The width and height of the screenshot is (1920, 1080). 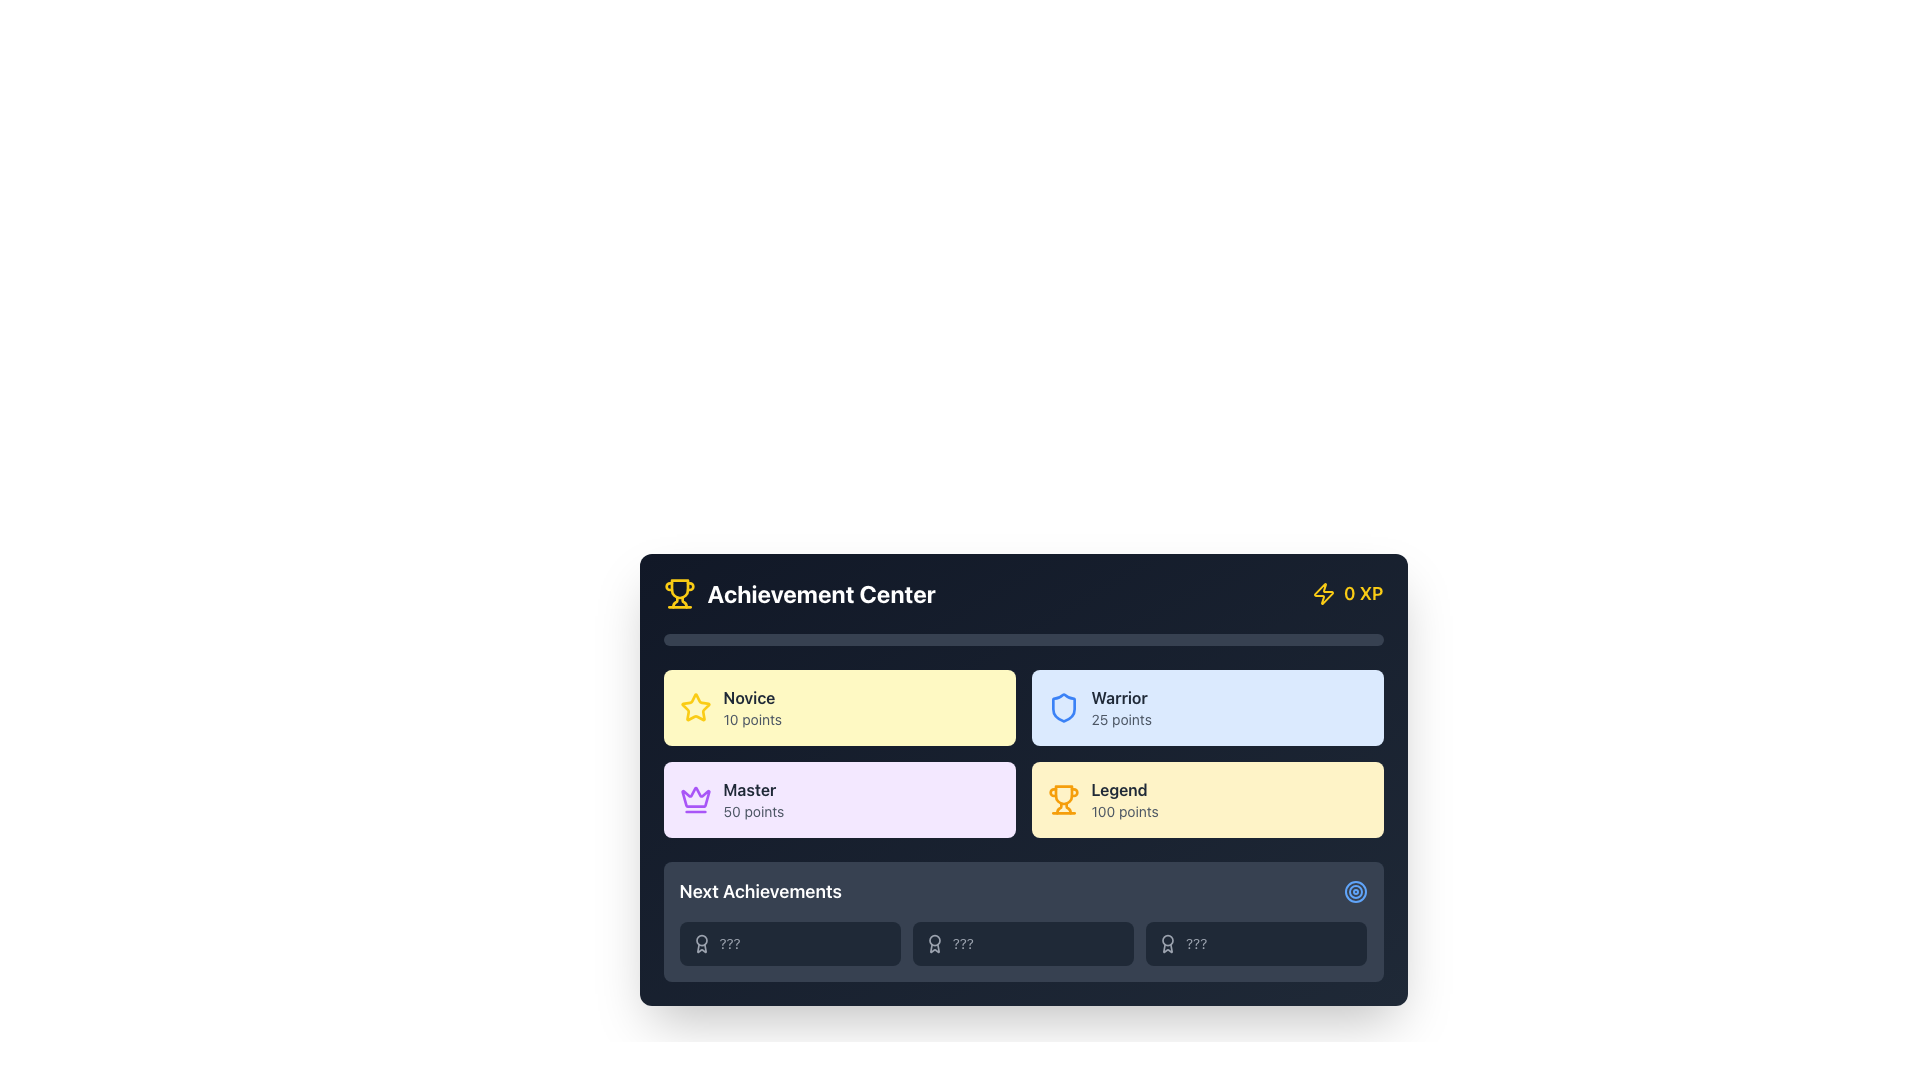 I want to click on the goal marker icon located in the bottom-right corner of the 'Next Achievements' section, adjacent to three placeholder elements, so click(x=1355, y=890).